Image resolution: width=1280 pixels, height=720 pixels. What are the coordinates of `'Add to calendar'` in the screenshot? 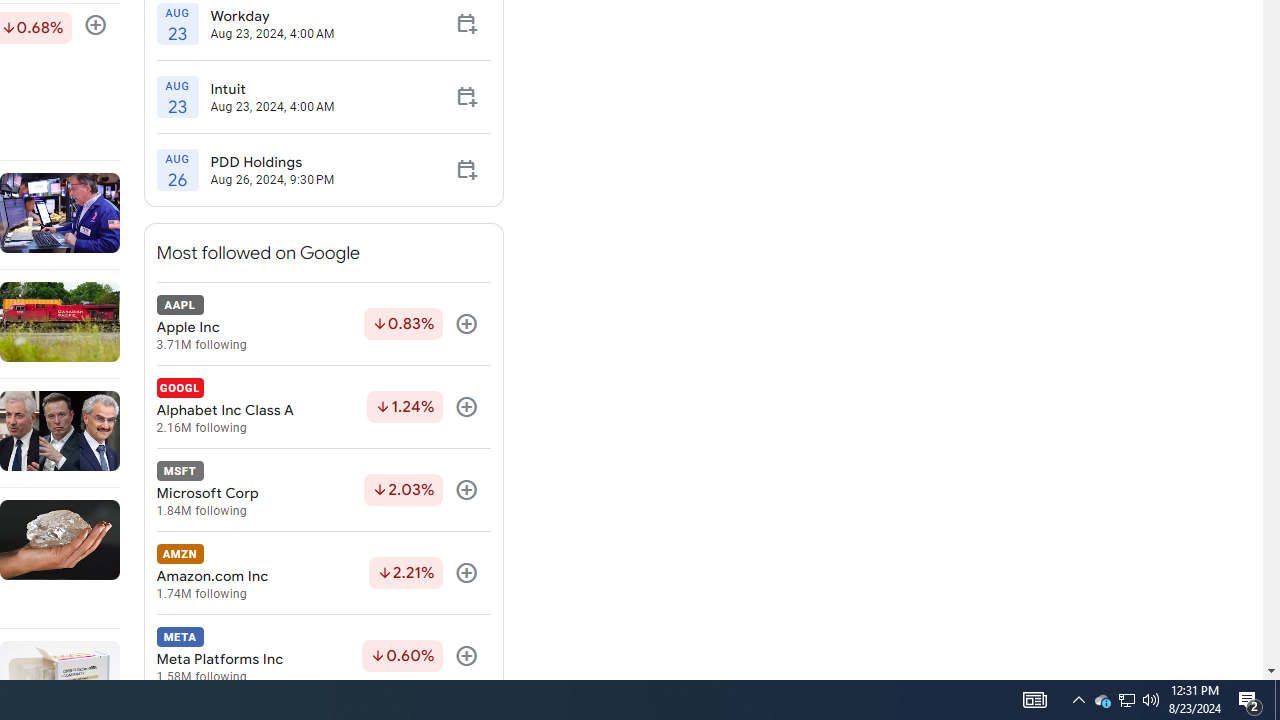 It's located at (465, 168).